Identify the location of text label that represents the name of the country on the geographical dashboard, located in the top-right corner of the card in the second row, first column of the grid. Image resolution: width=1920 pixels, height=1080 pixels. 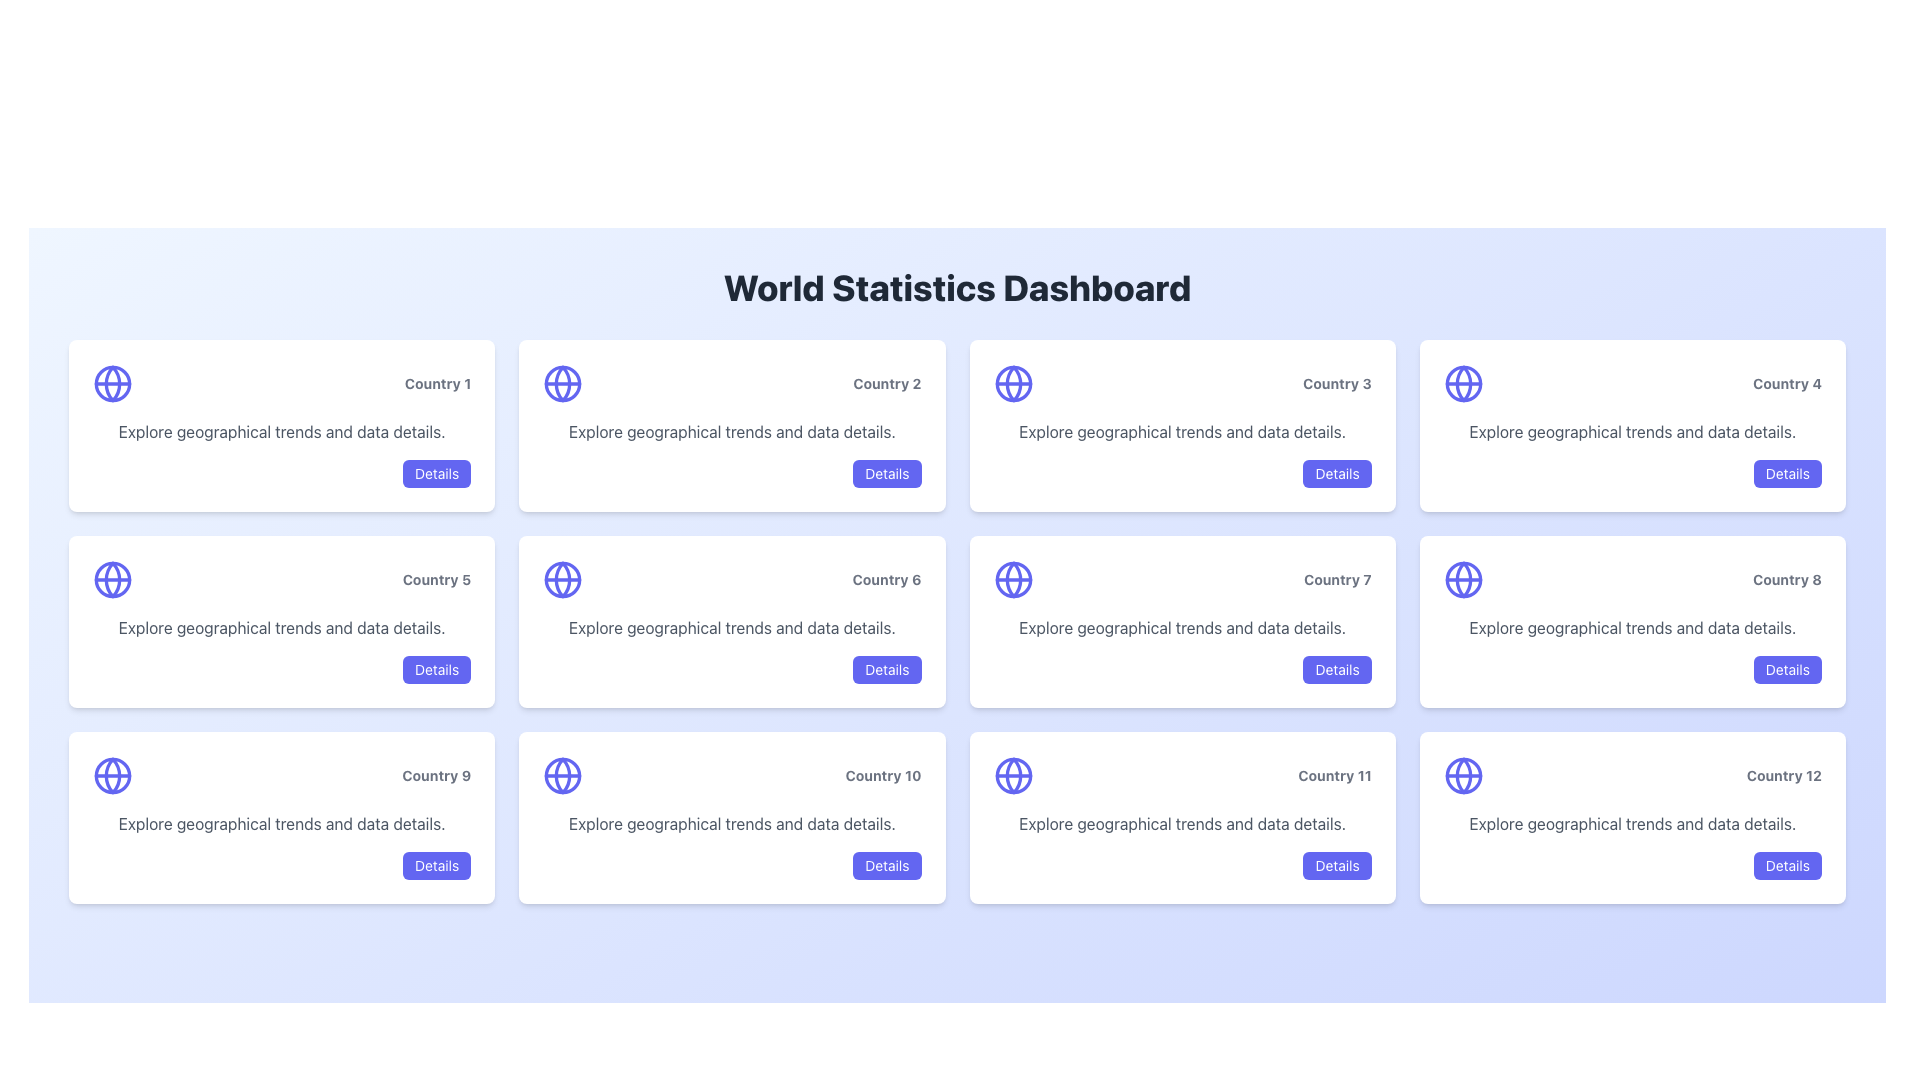
(435, 579).